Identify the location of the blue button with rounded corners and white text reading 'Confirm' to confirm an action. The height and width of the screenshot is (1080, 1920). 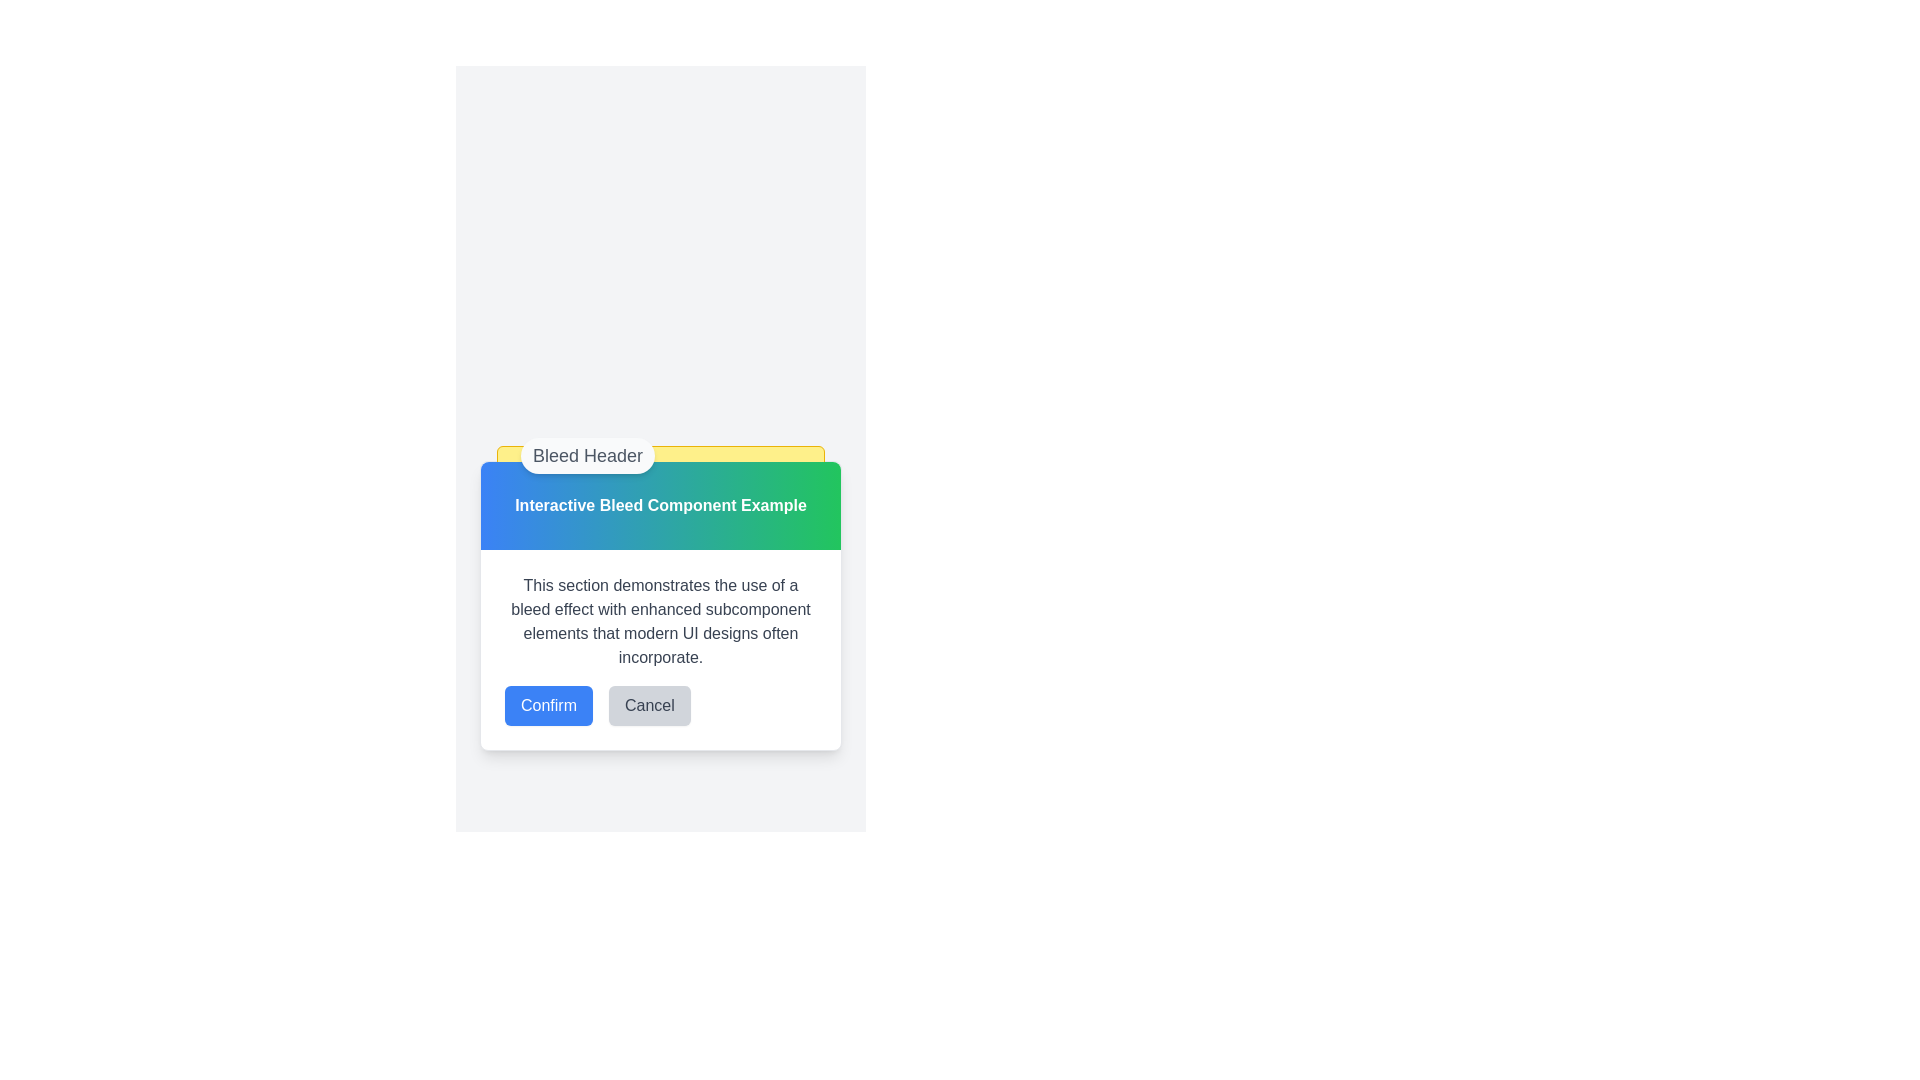
(548, 704).